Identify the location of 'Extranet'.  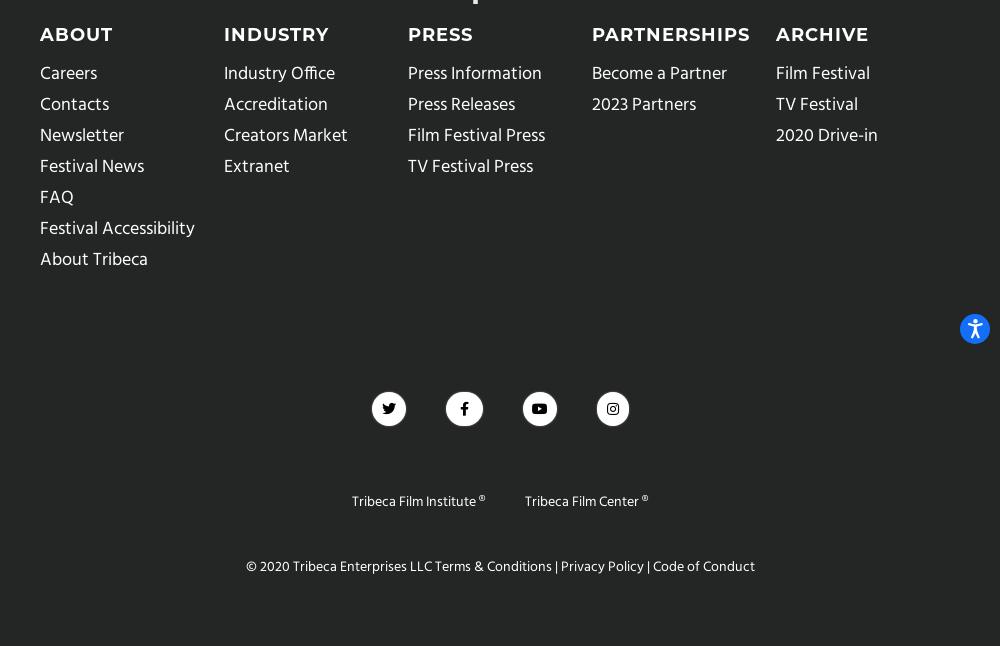
(257, 165).